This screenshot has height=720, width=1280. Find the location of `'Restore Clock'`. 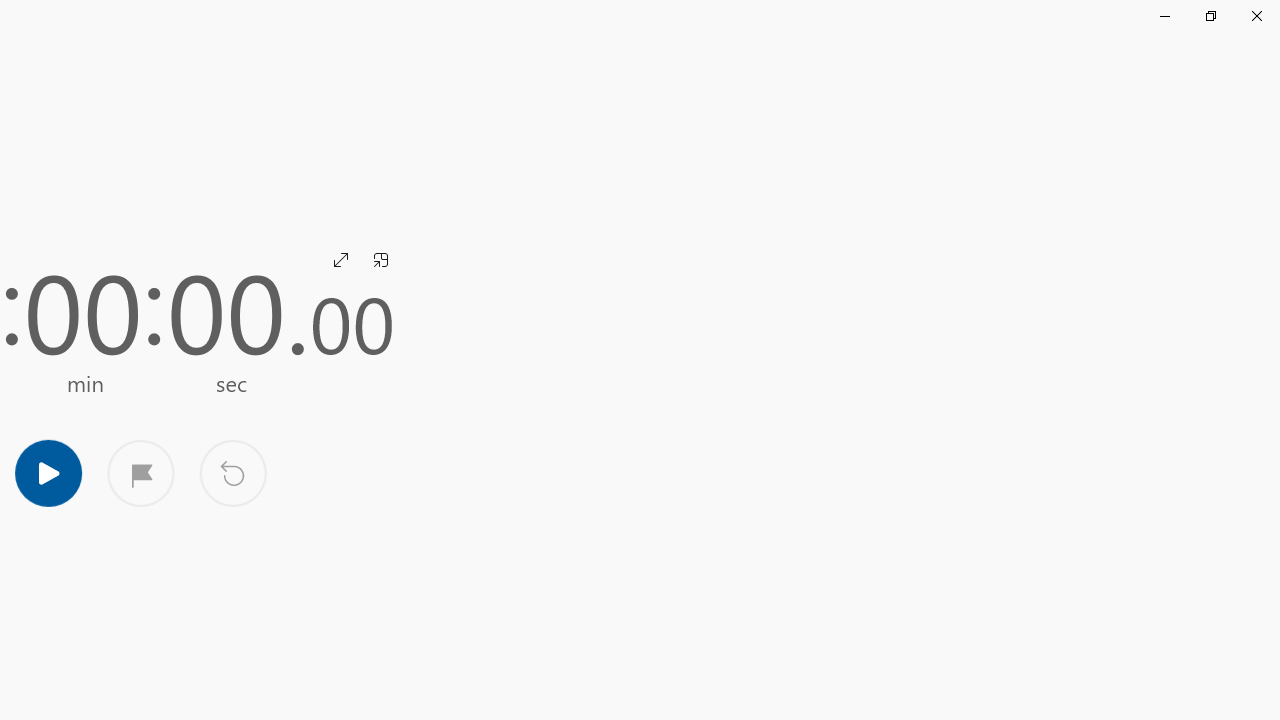

'Restore Clock' is located at coordinates (1209, 15).